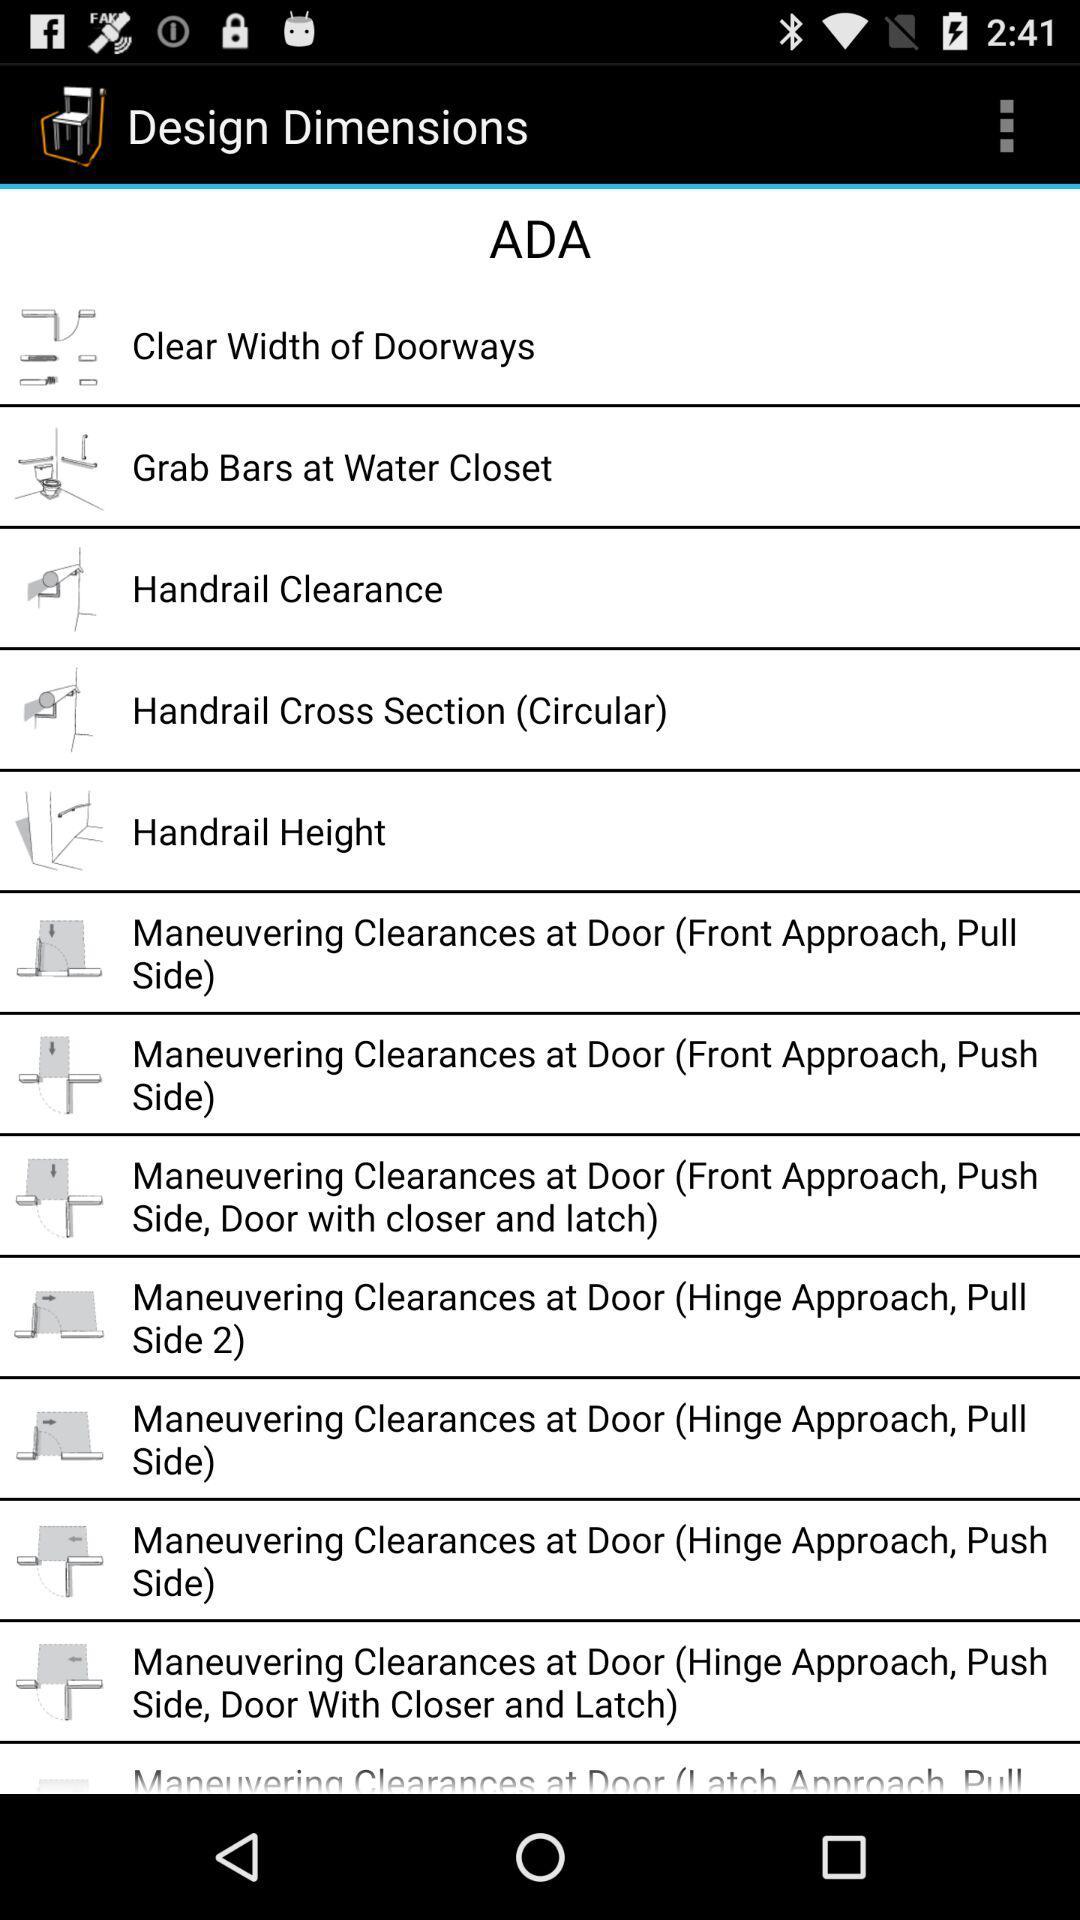 Image resolution: width=1080 pixels, height=1920 pixels. What do you see at coordinates (598, 465) in the screenshot?
I see `grab bars at` at bounding box center [598, 465].